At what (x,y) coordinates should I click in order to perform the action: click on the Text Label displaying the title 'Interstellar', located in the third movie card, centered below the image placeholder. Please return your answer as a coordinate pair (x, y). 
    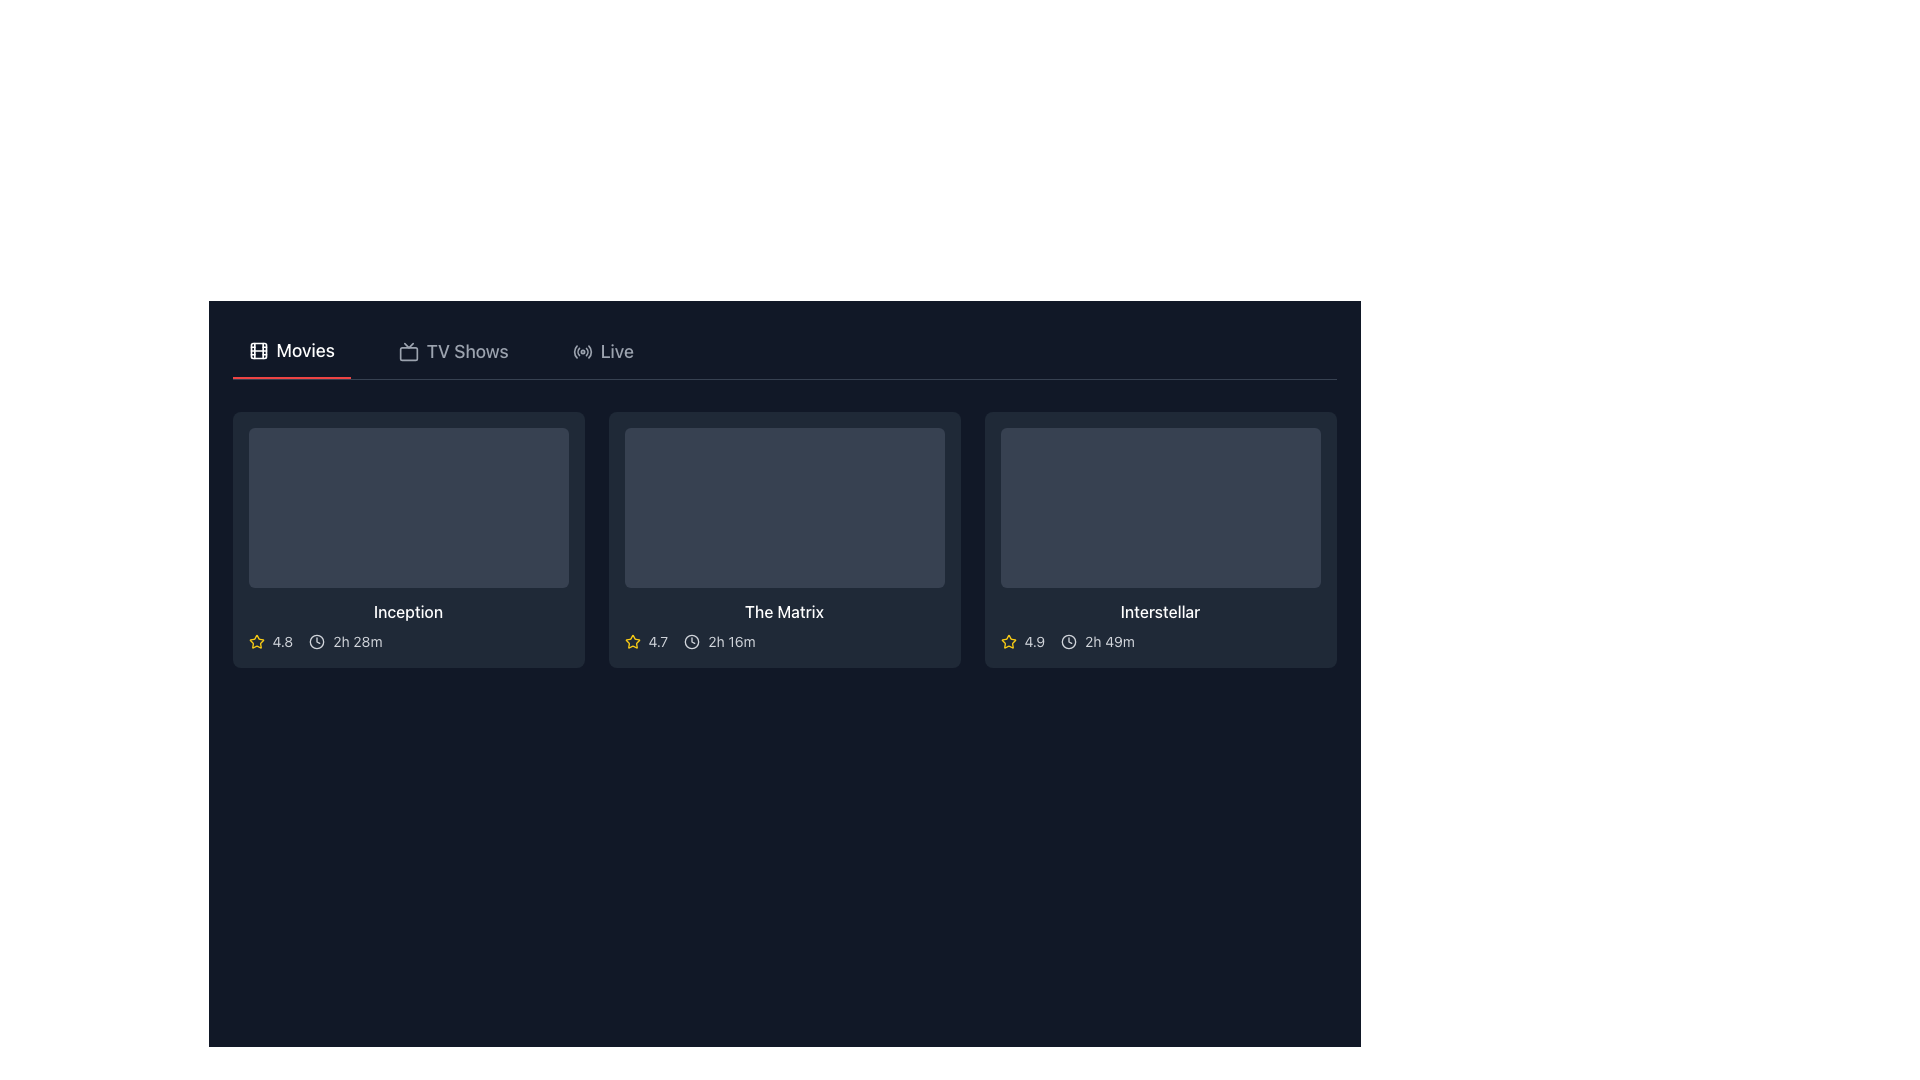
    Looking at the image, I should click on (1160, 611).